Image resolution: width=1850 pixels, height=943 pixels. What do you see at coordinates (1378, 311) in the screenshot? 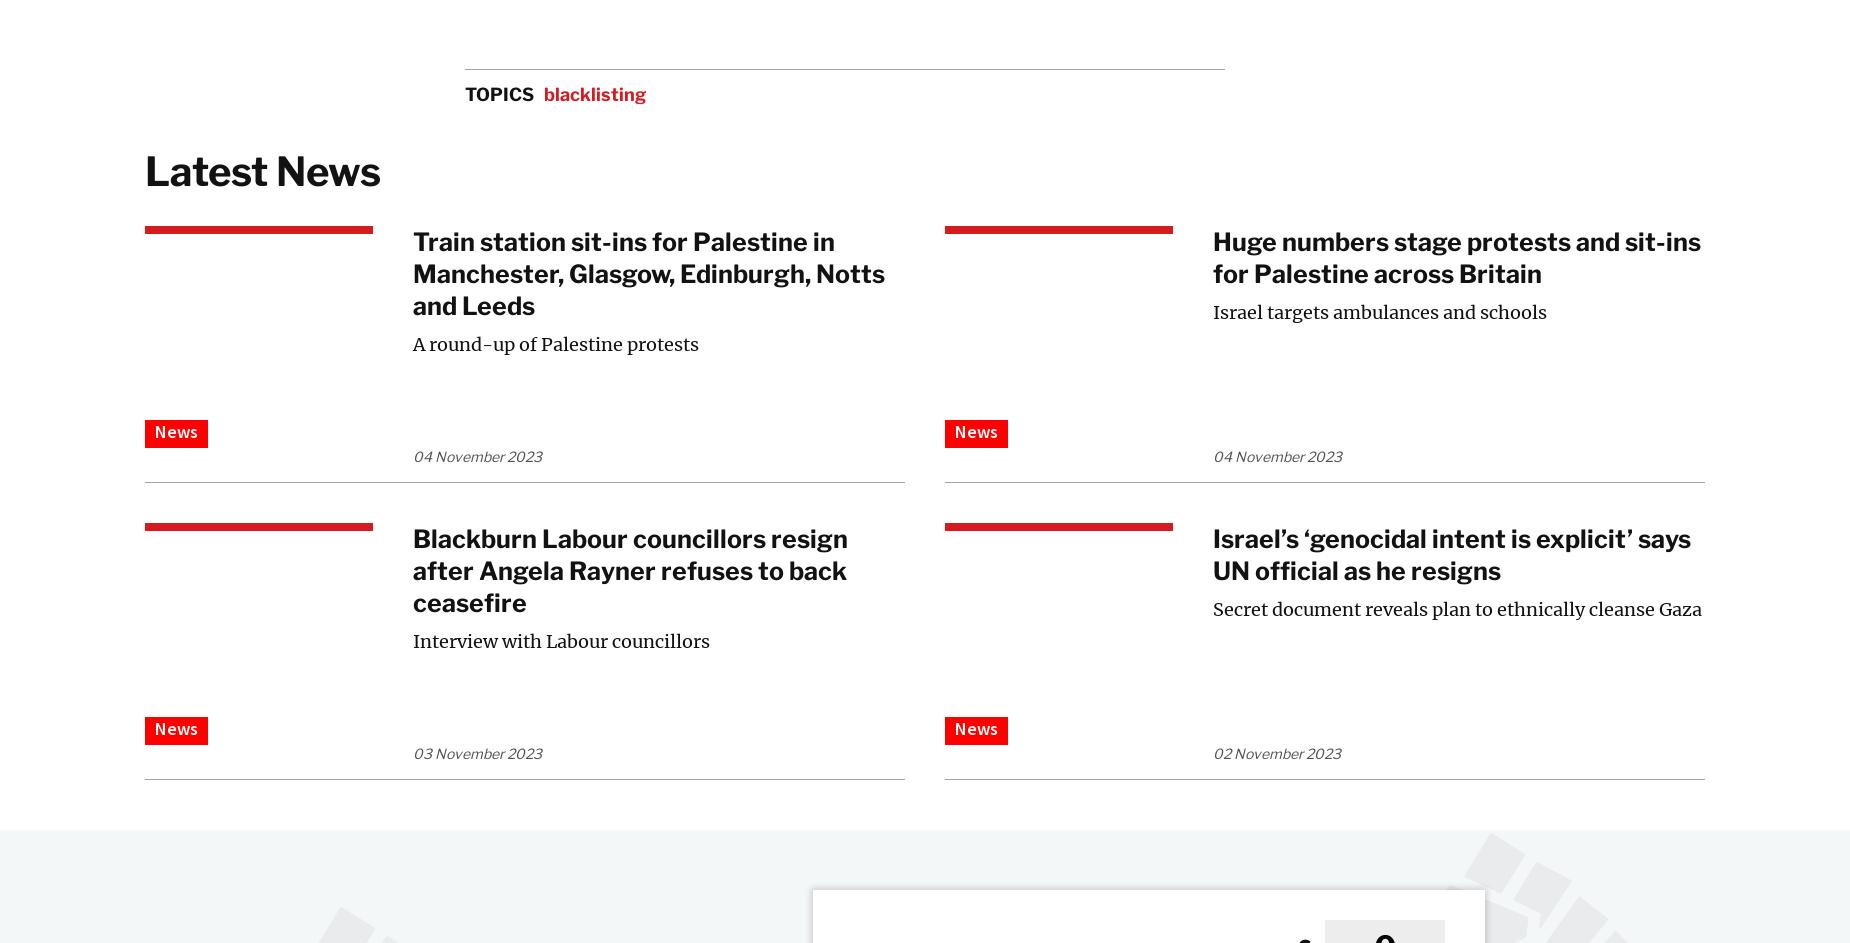
I see `'Israel targets ambulances and schools'` at bounding box center [1378, 311].